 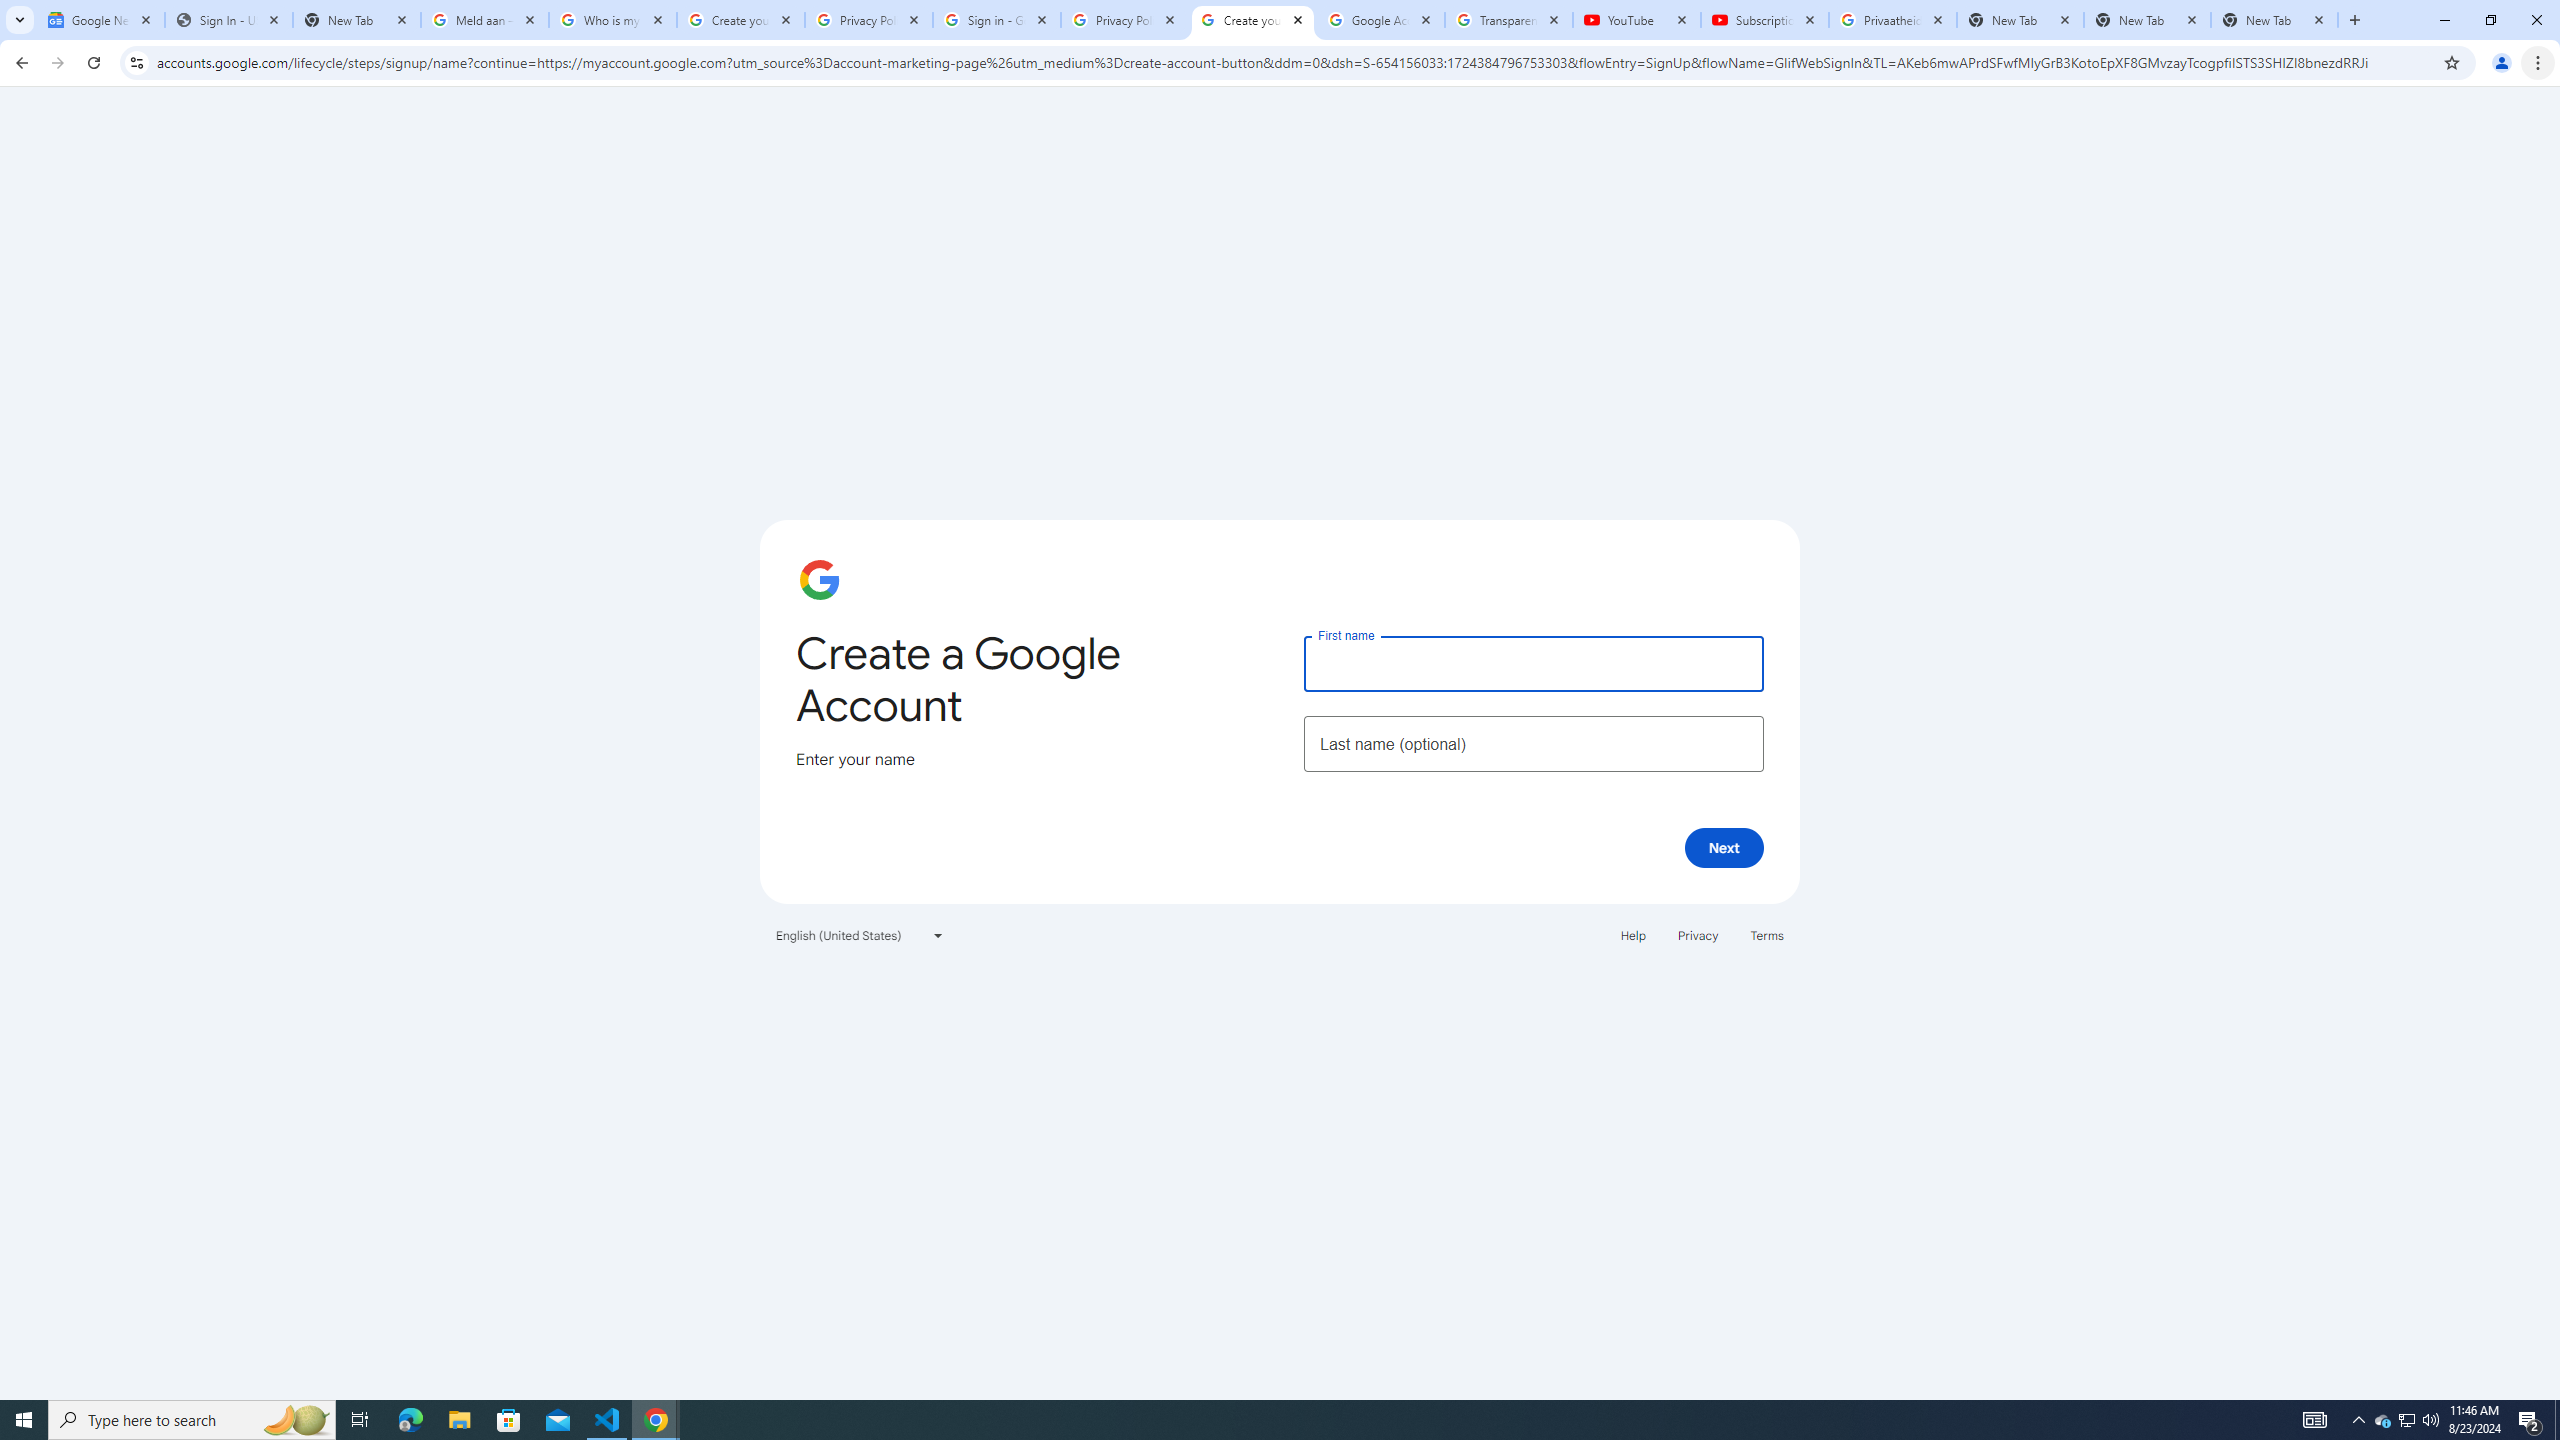 I want to click on 'View site information', so click(x=135, y=61).